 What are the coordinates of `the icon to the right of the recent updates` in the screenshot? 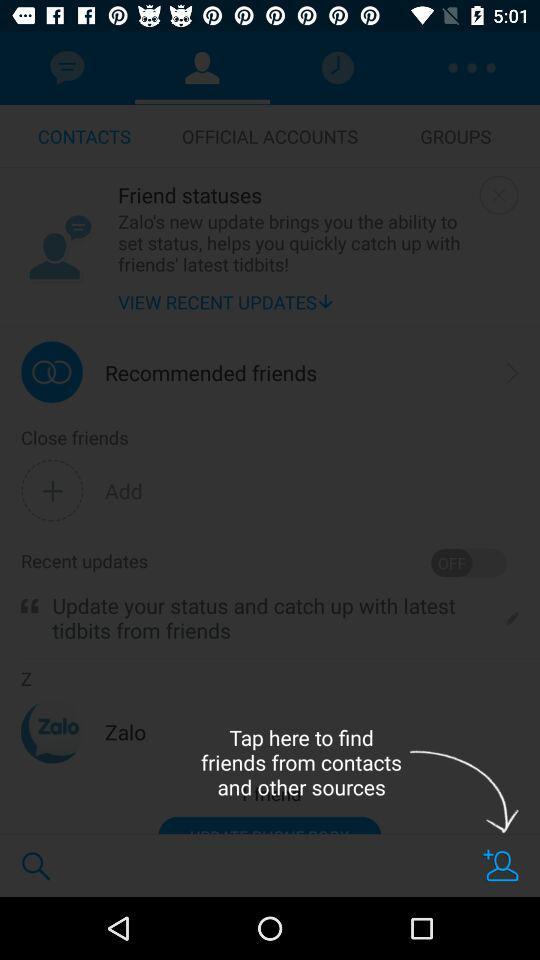 It's located at (468, 563).